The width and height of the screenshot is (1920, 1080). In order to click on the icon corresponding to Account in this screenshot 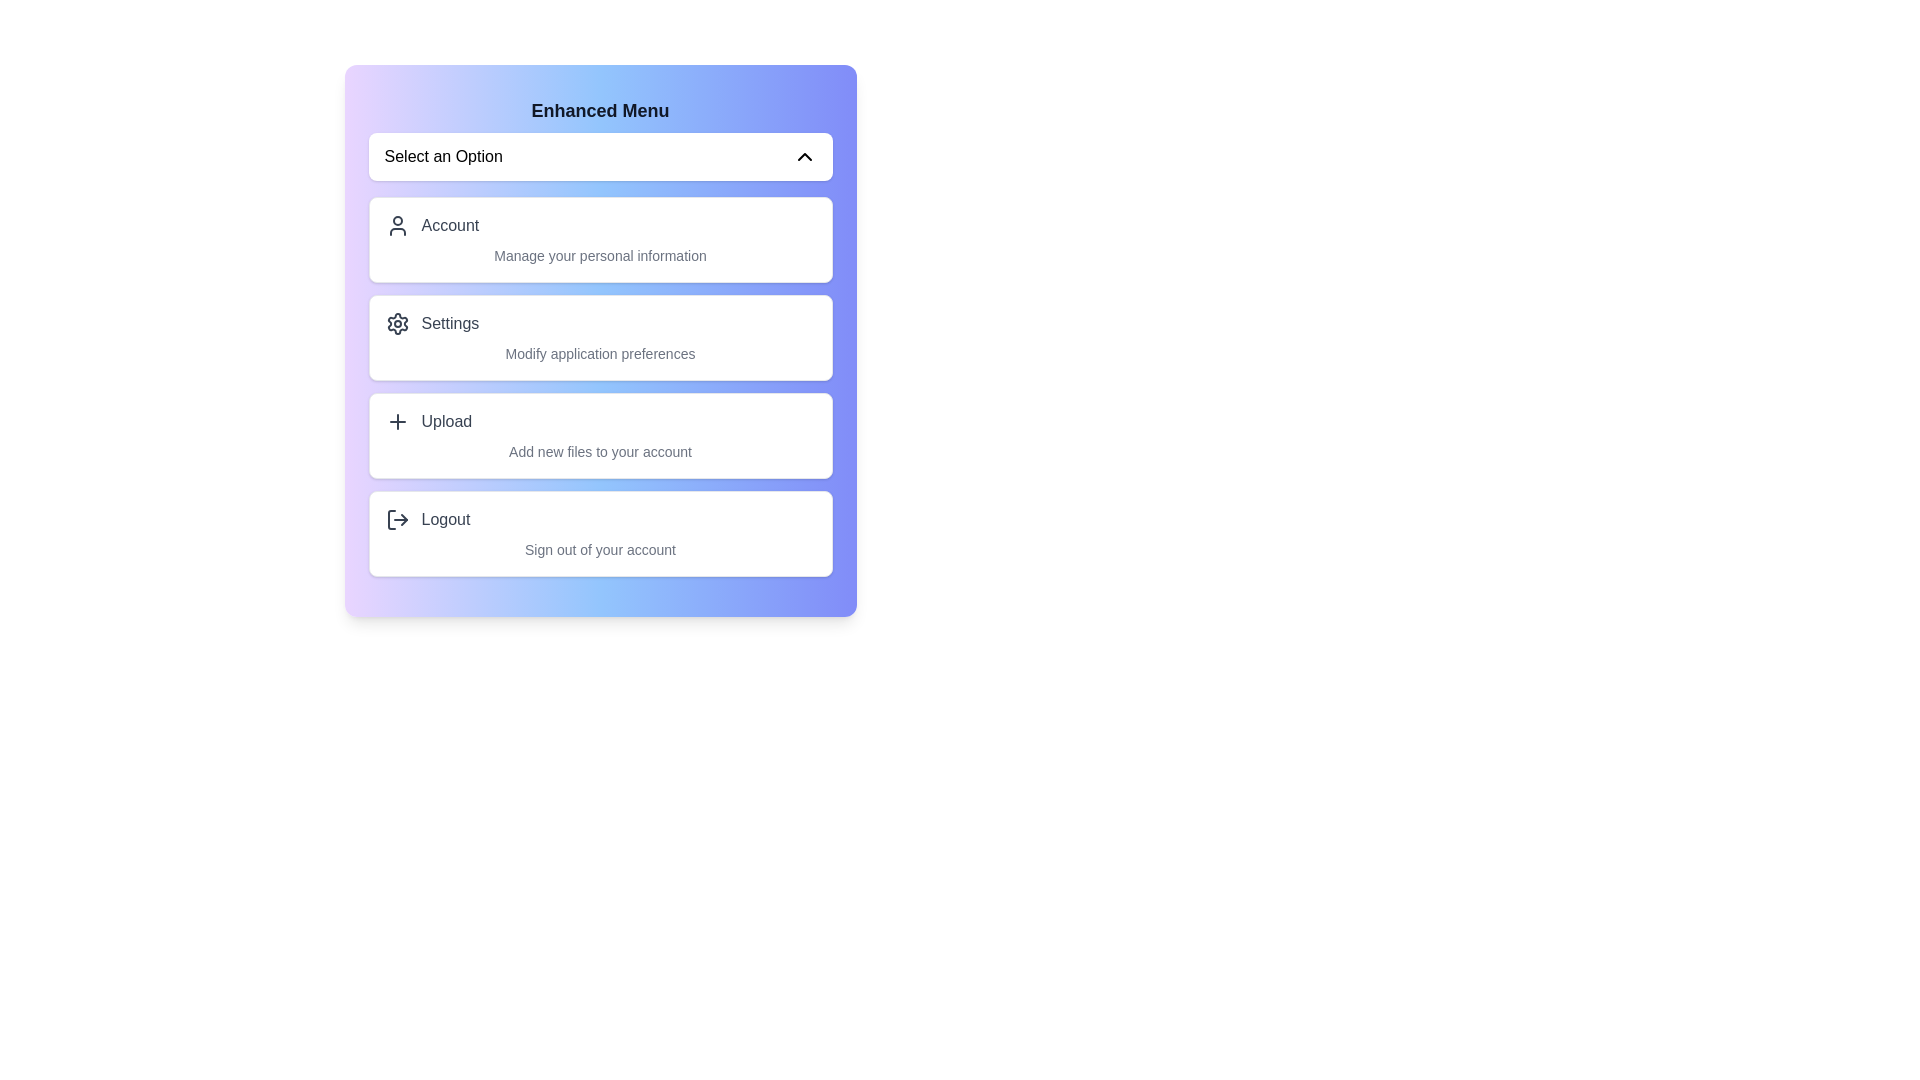, I will do `click(397, 225)`.